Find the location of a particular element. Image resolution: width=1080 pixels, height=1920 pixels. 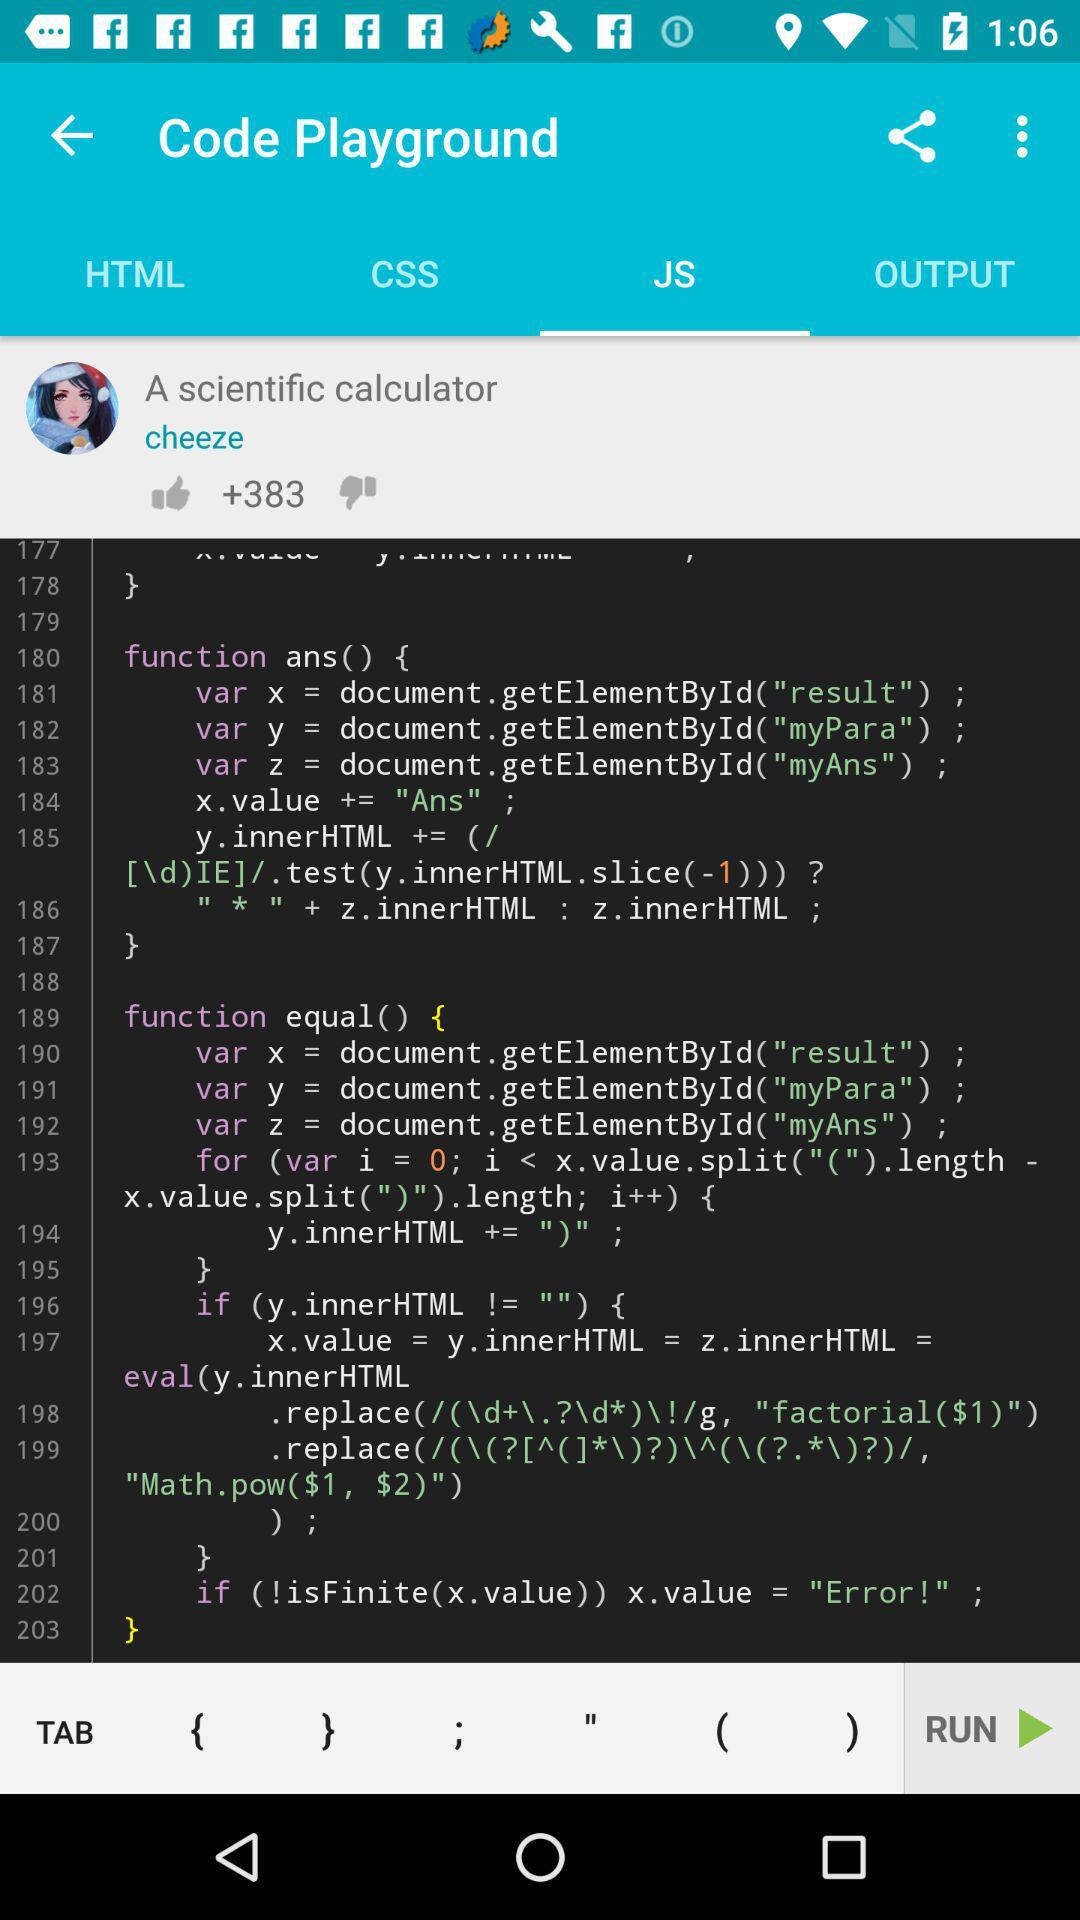

the item next to tab item is located at coordinates (196, 1727).